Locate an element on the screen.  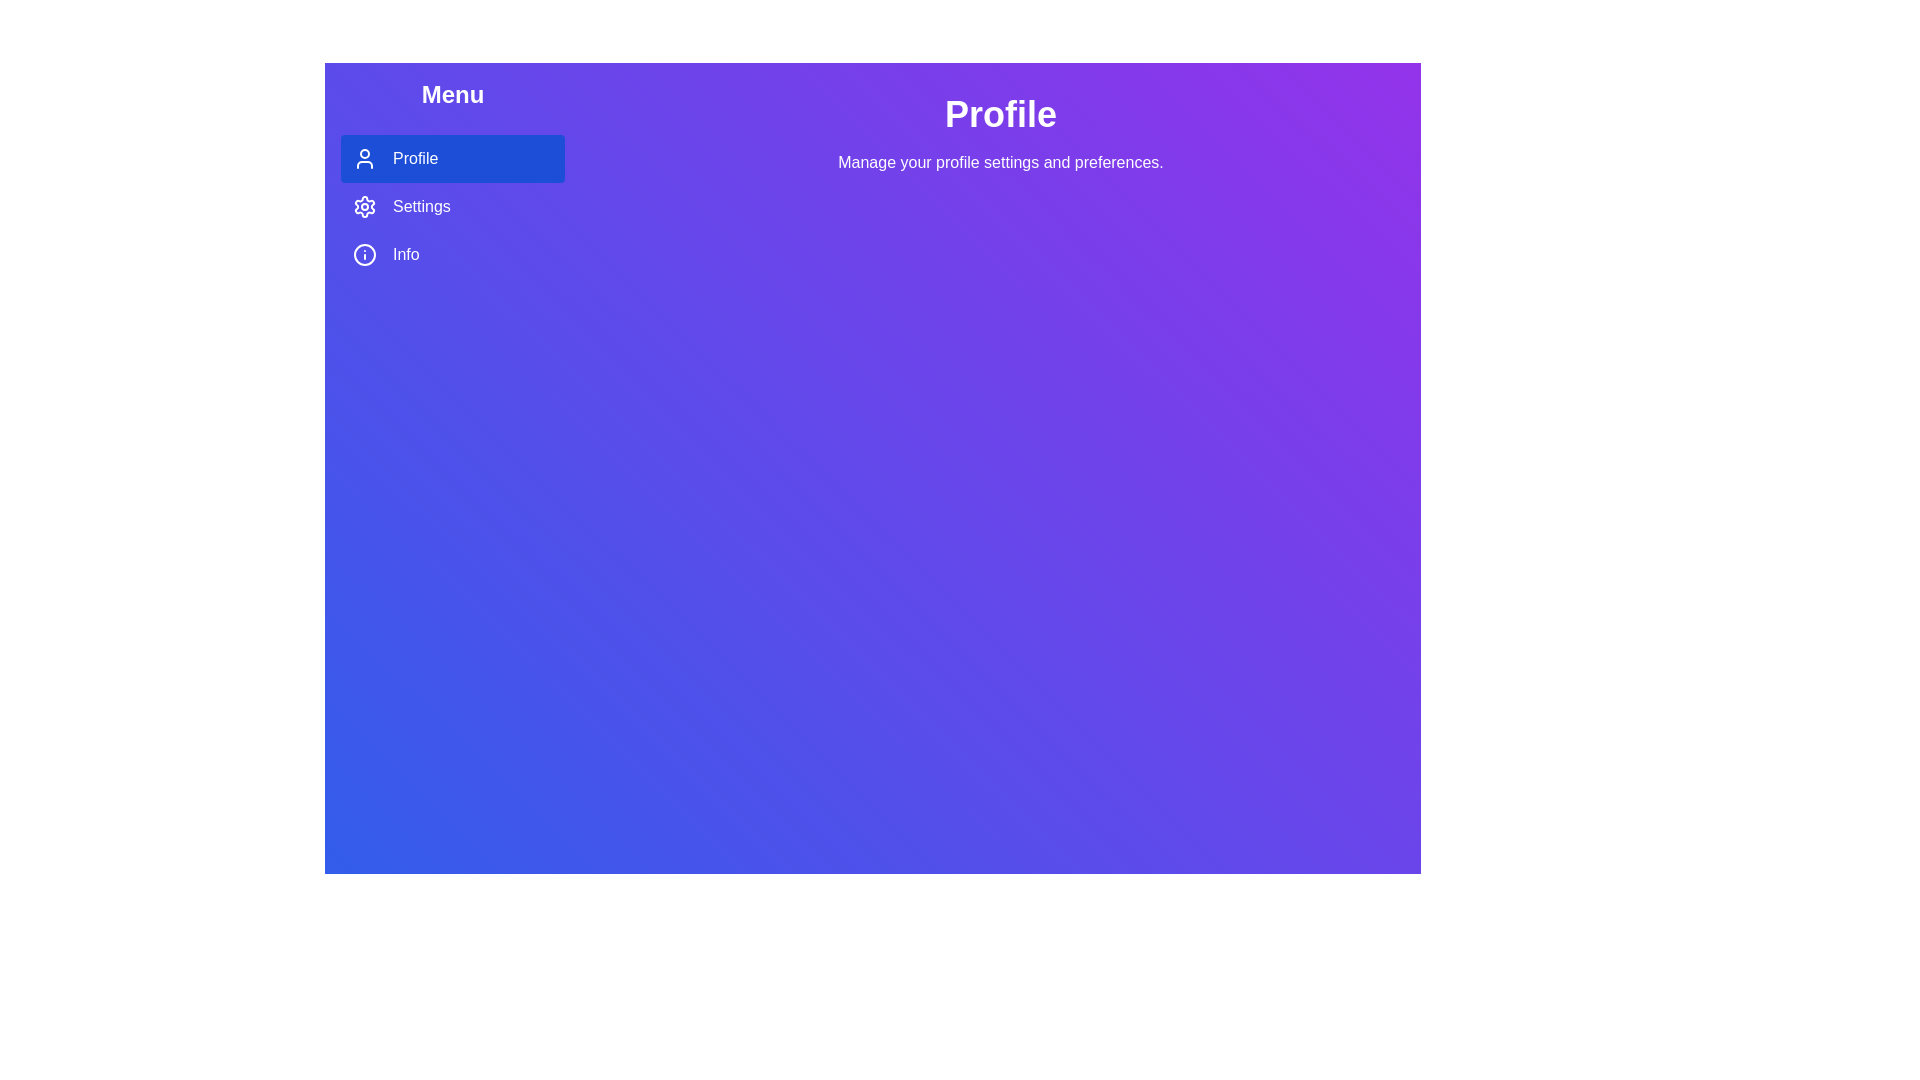
the Info tab is located at coordinates (451, 253).